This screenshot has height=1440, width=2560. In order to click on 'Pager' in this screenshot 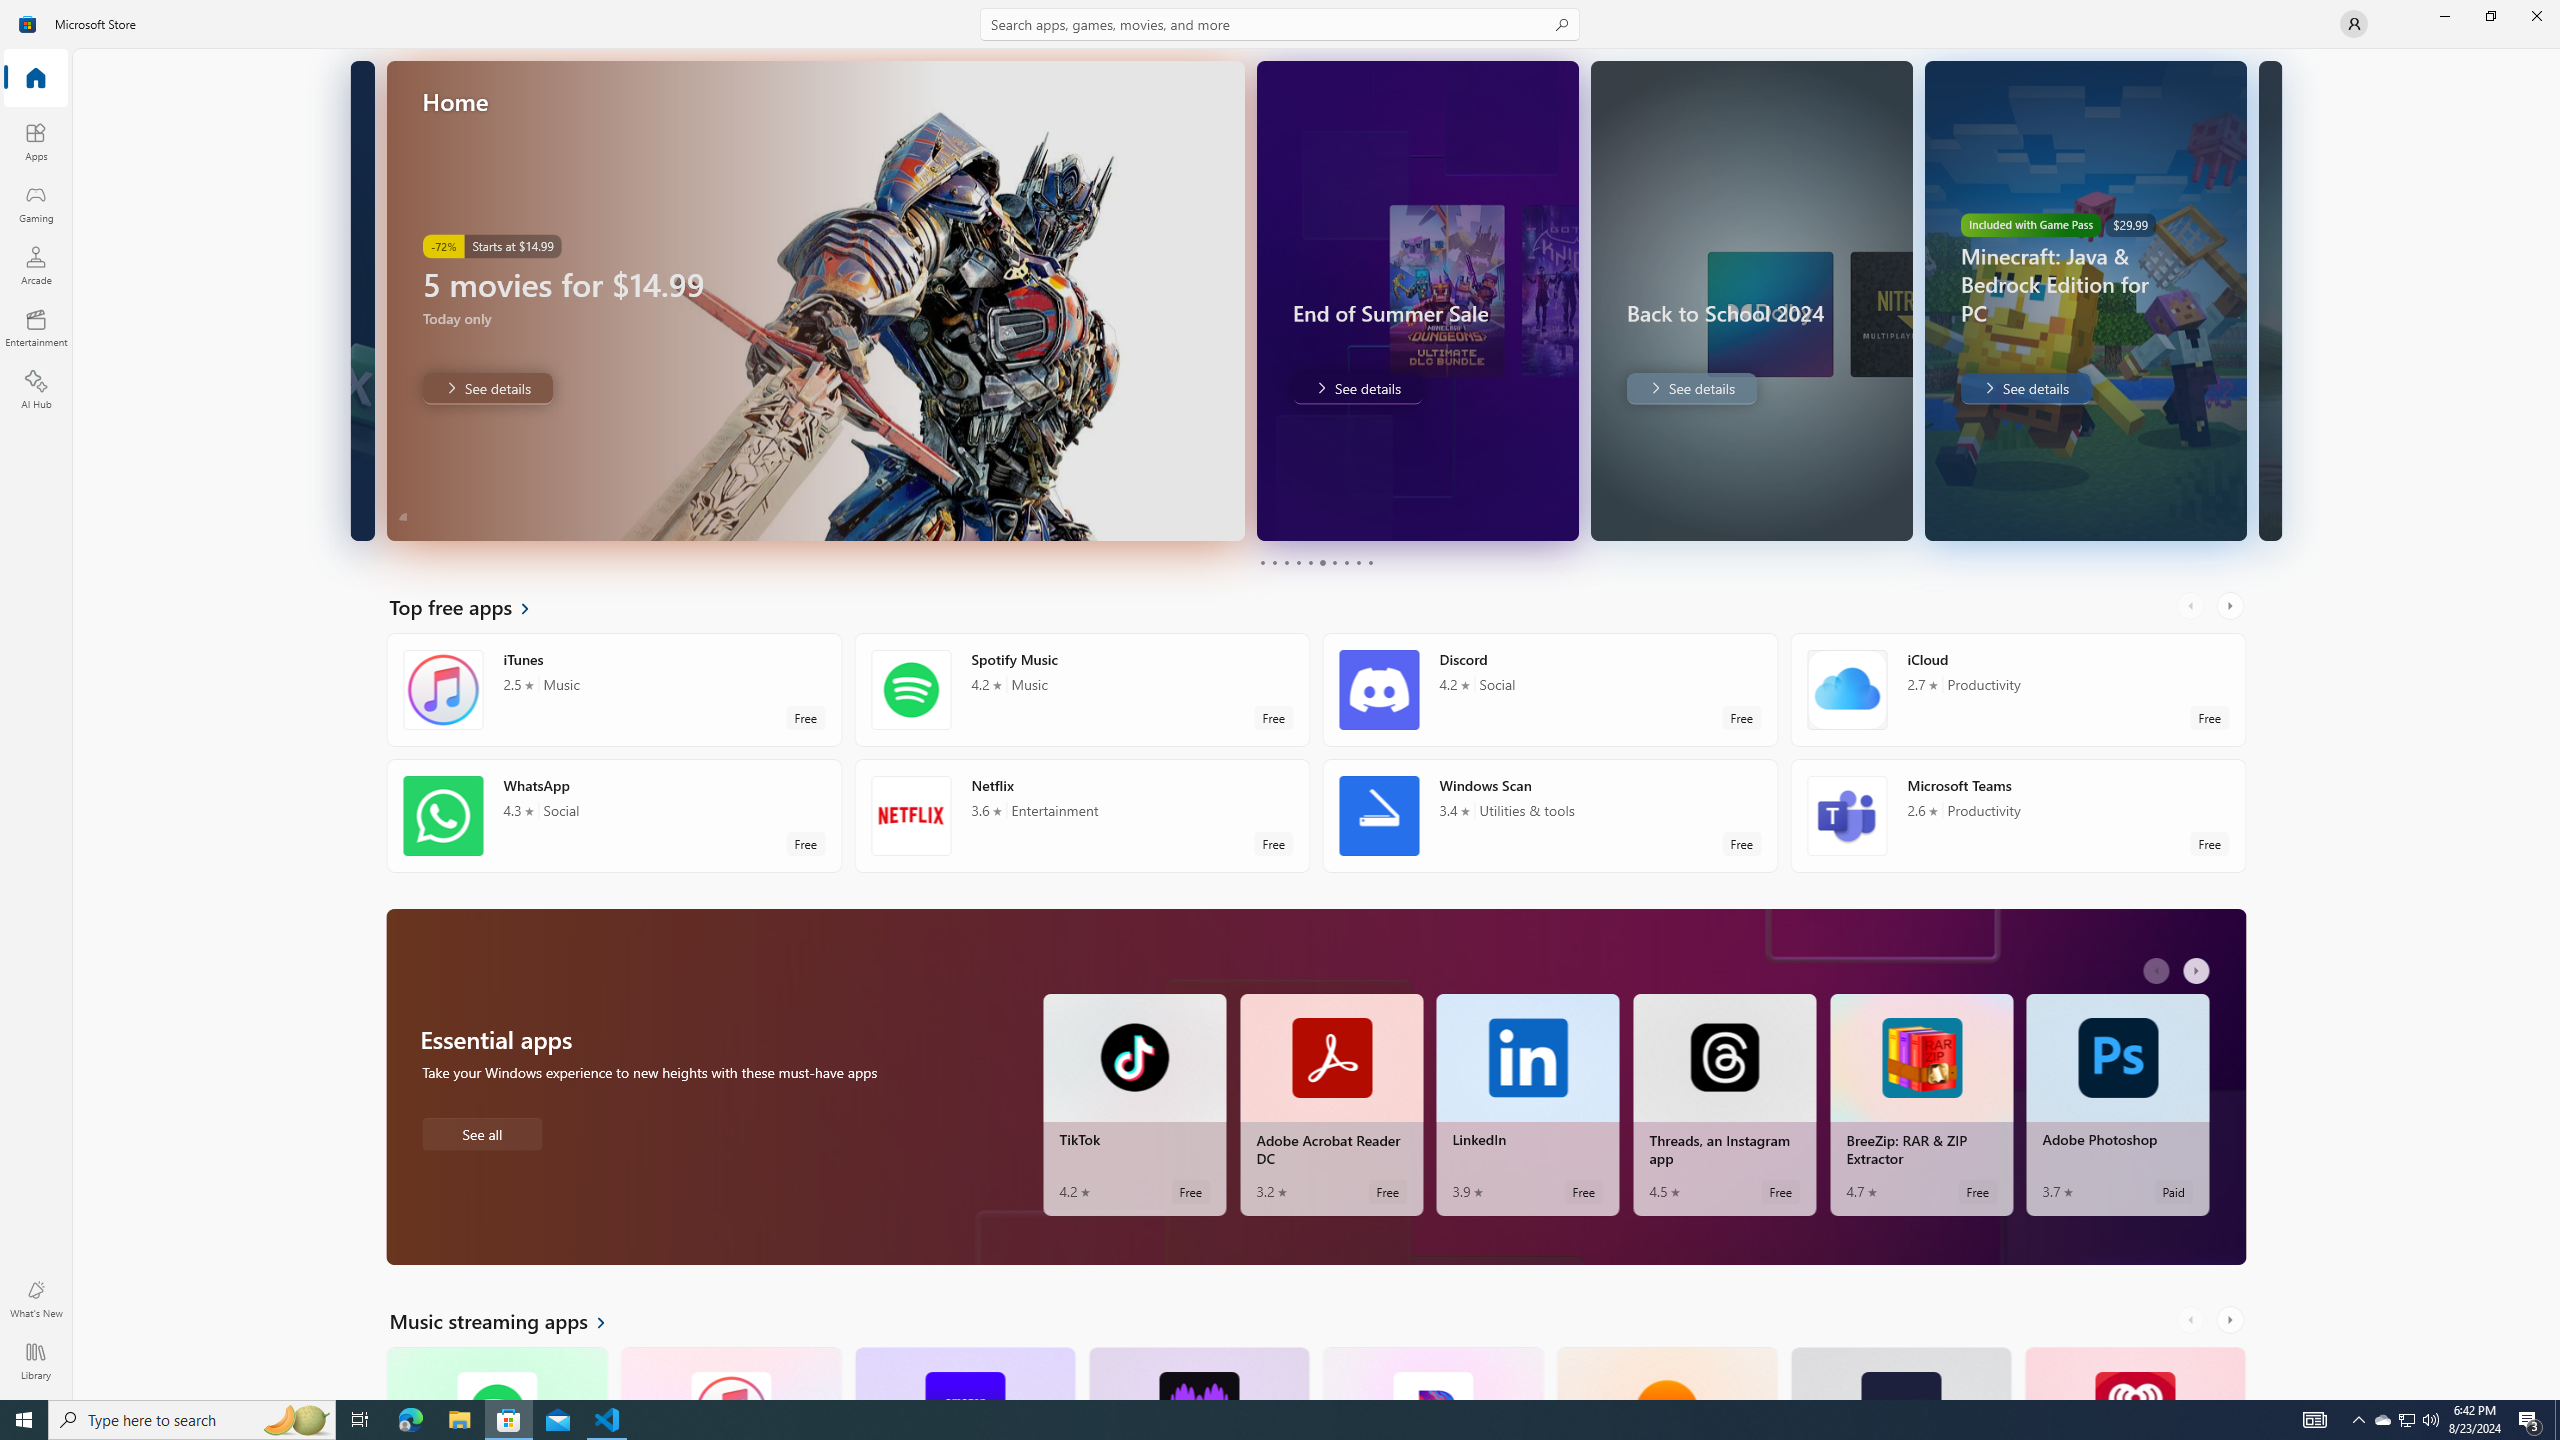, I will do `click(1316, 562)`.